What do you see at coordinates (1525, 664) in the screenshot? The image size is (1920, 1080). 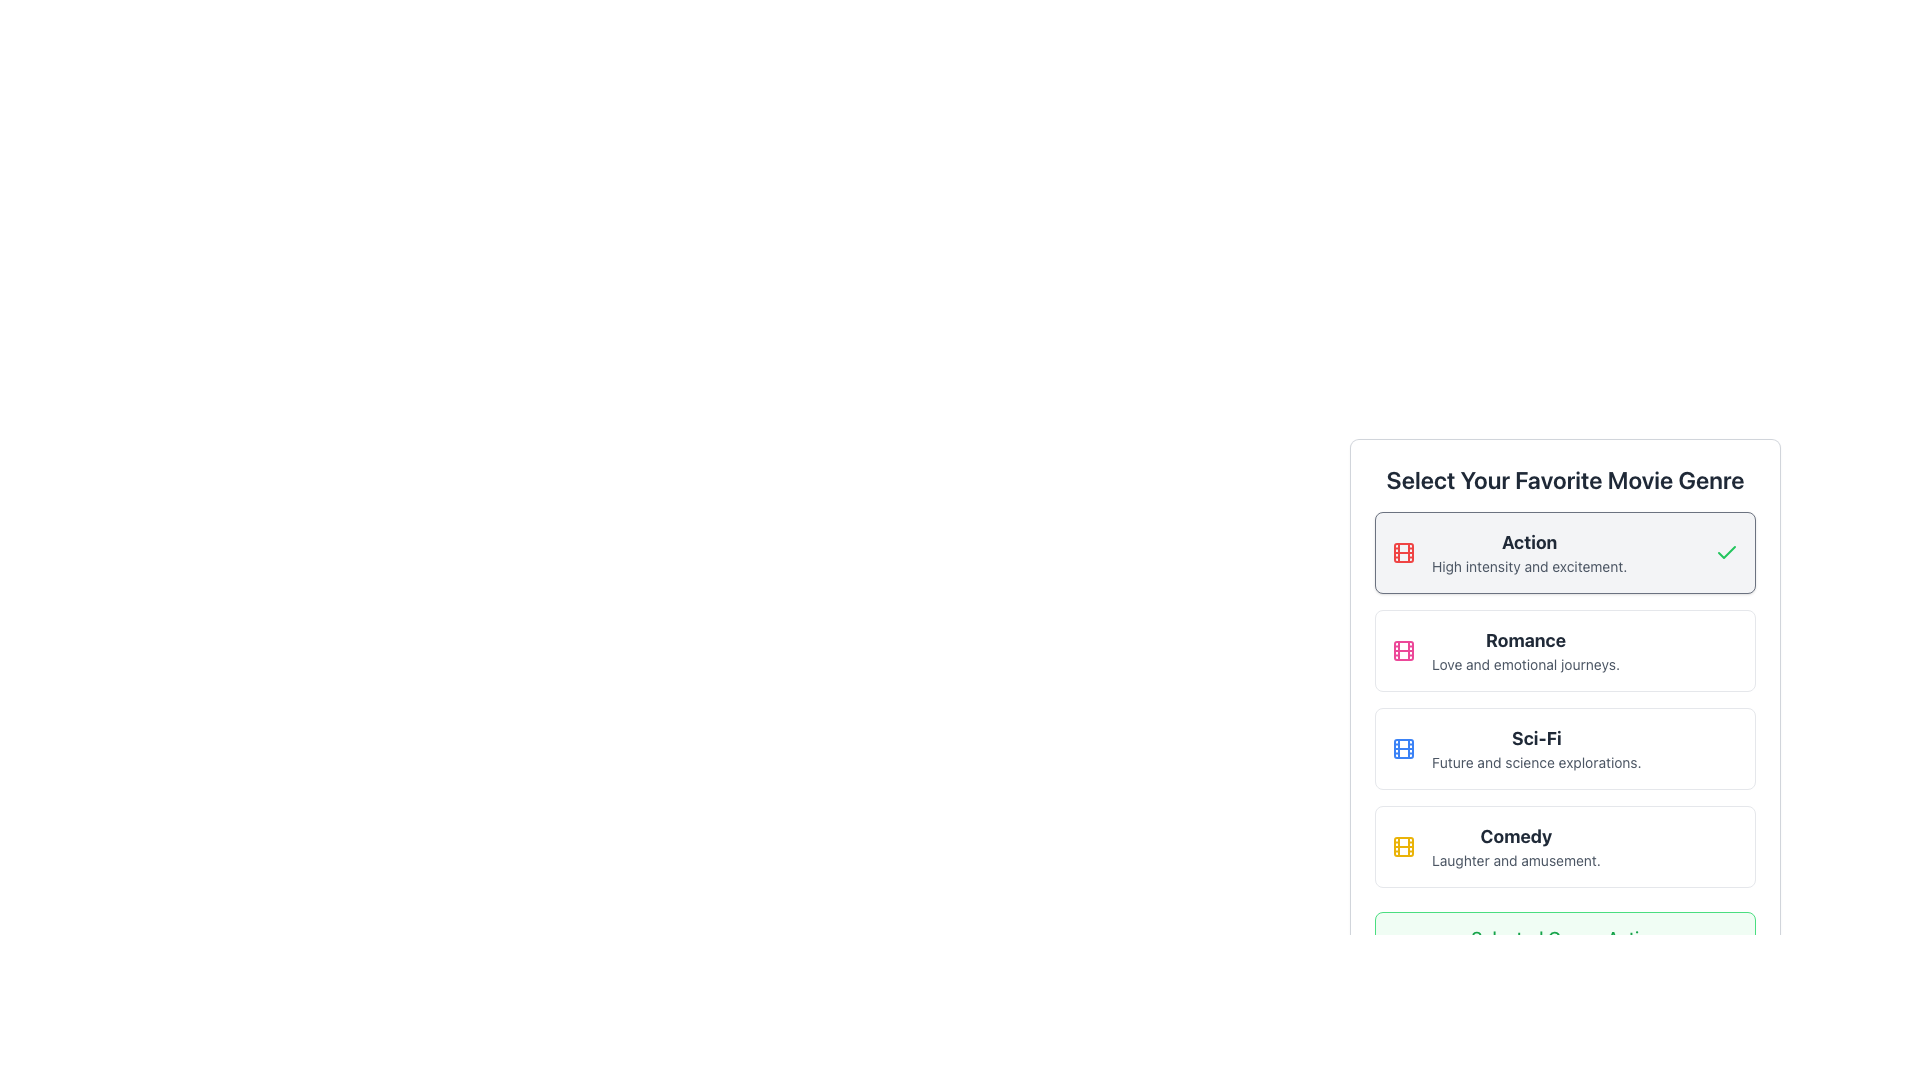 I see `the descriptive subtitle for the 'Romance' movie genre located at the bottom of the box under the title 'Romance'` at bounding box center [1525, 664].